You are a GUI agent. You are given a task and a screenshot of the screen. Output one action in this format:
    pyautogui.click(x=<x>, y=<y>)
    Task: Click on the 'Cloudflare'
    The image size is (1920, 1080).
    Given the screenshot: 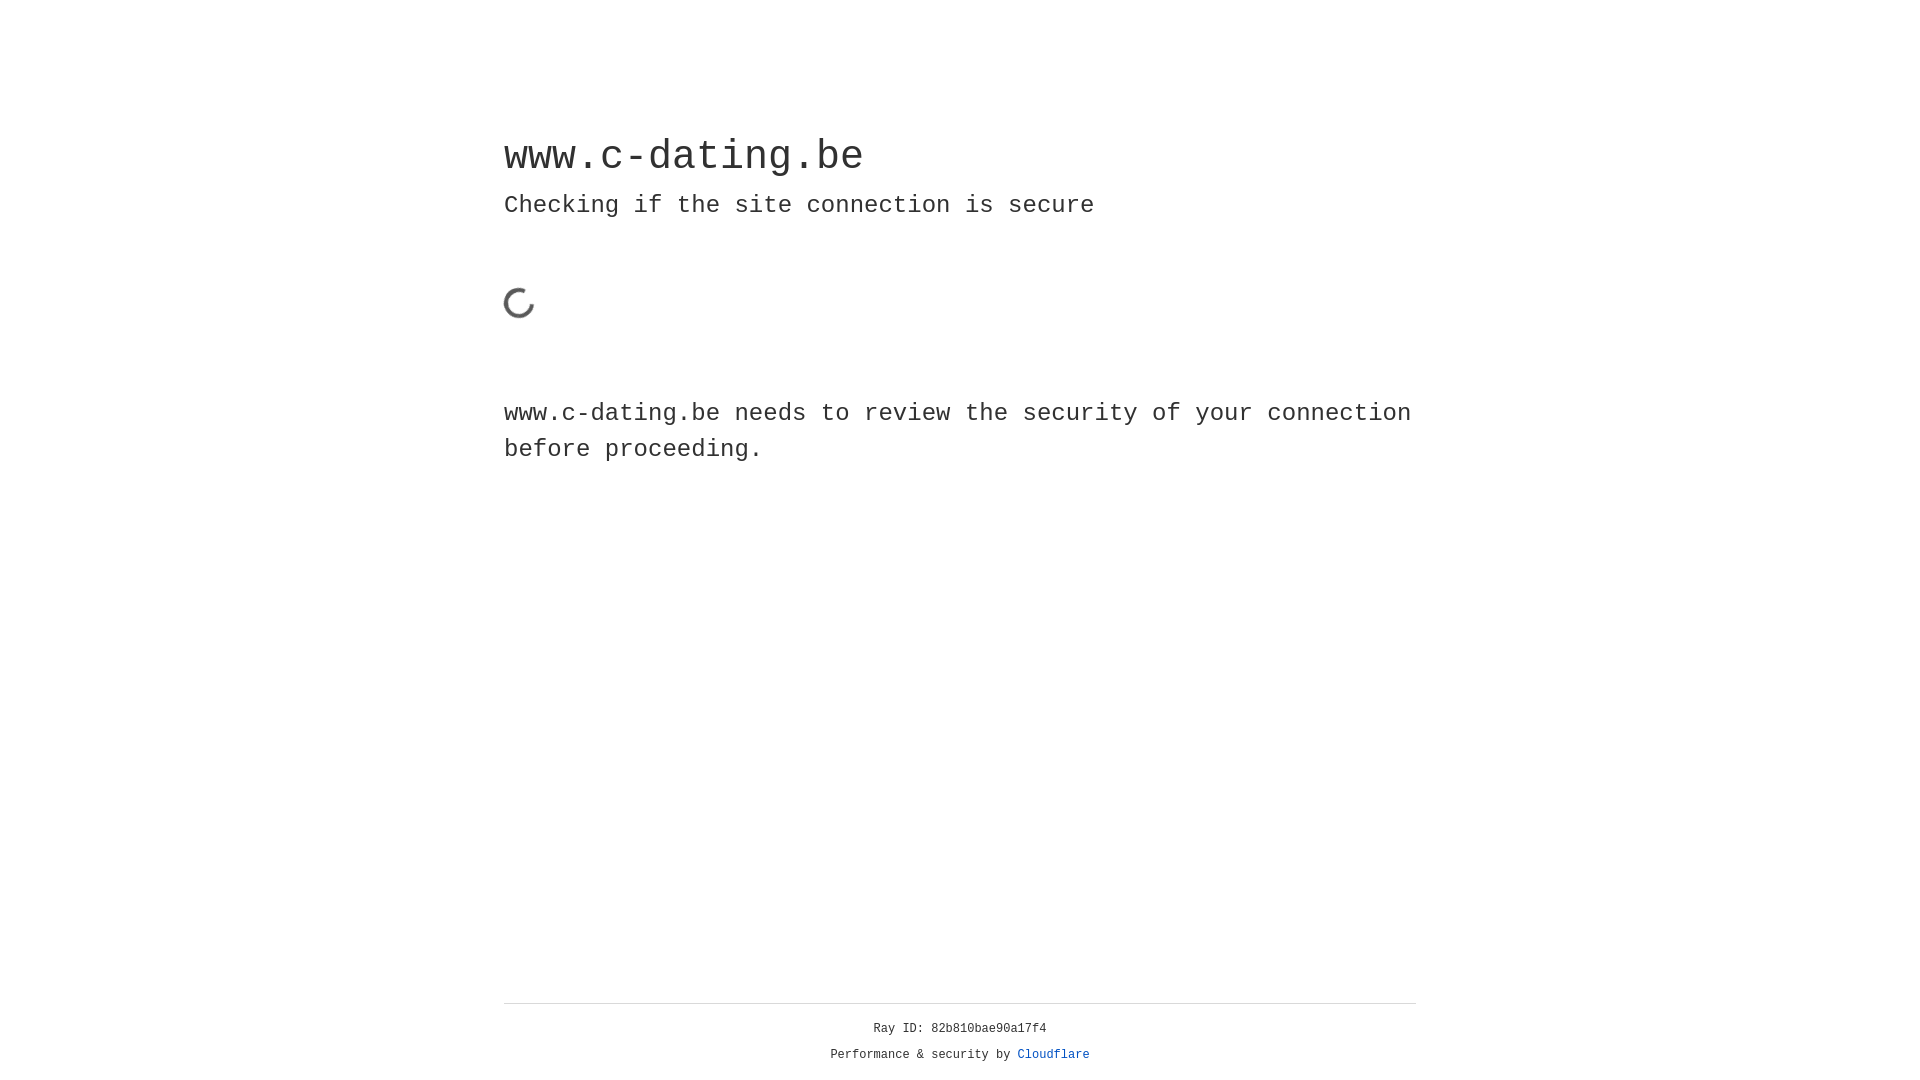 What is the action you would take?
    pyautogui.click(x=1053, y=1054)
    